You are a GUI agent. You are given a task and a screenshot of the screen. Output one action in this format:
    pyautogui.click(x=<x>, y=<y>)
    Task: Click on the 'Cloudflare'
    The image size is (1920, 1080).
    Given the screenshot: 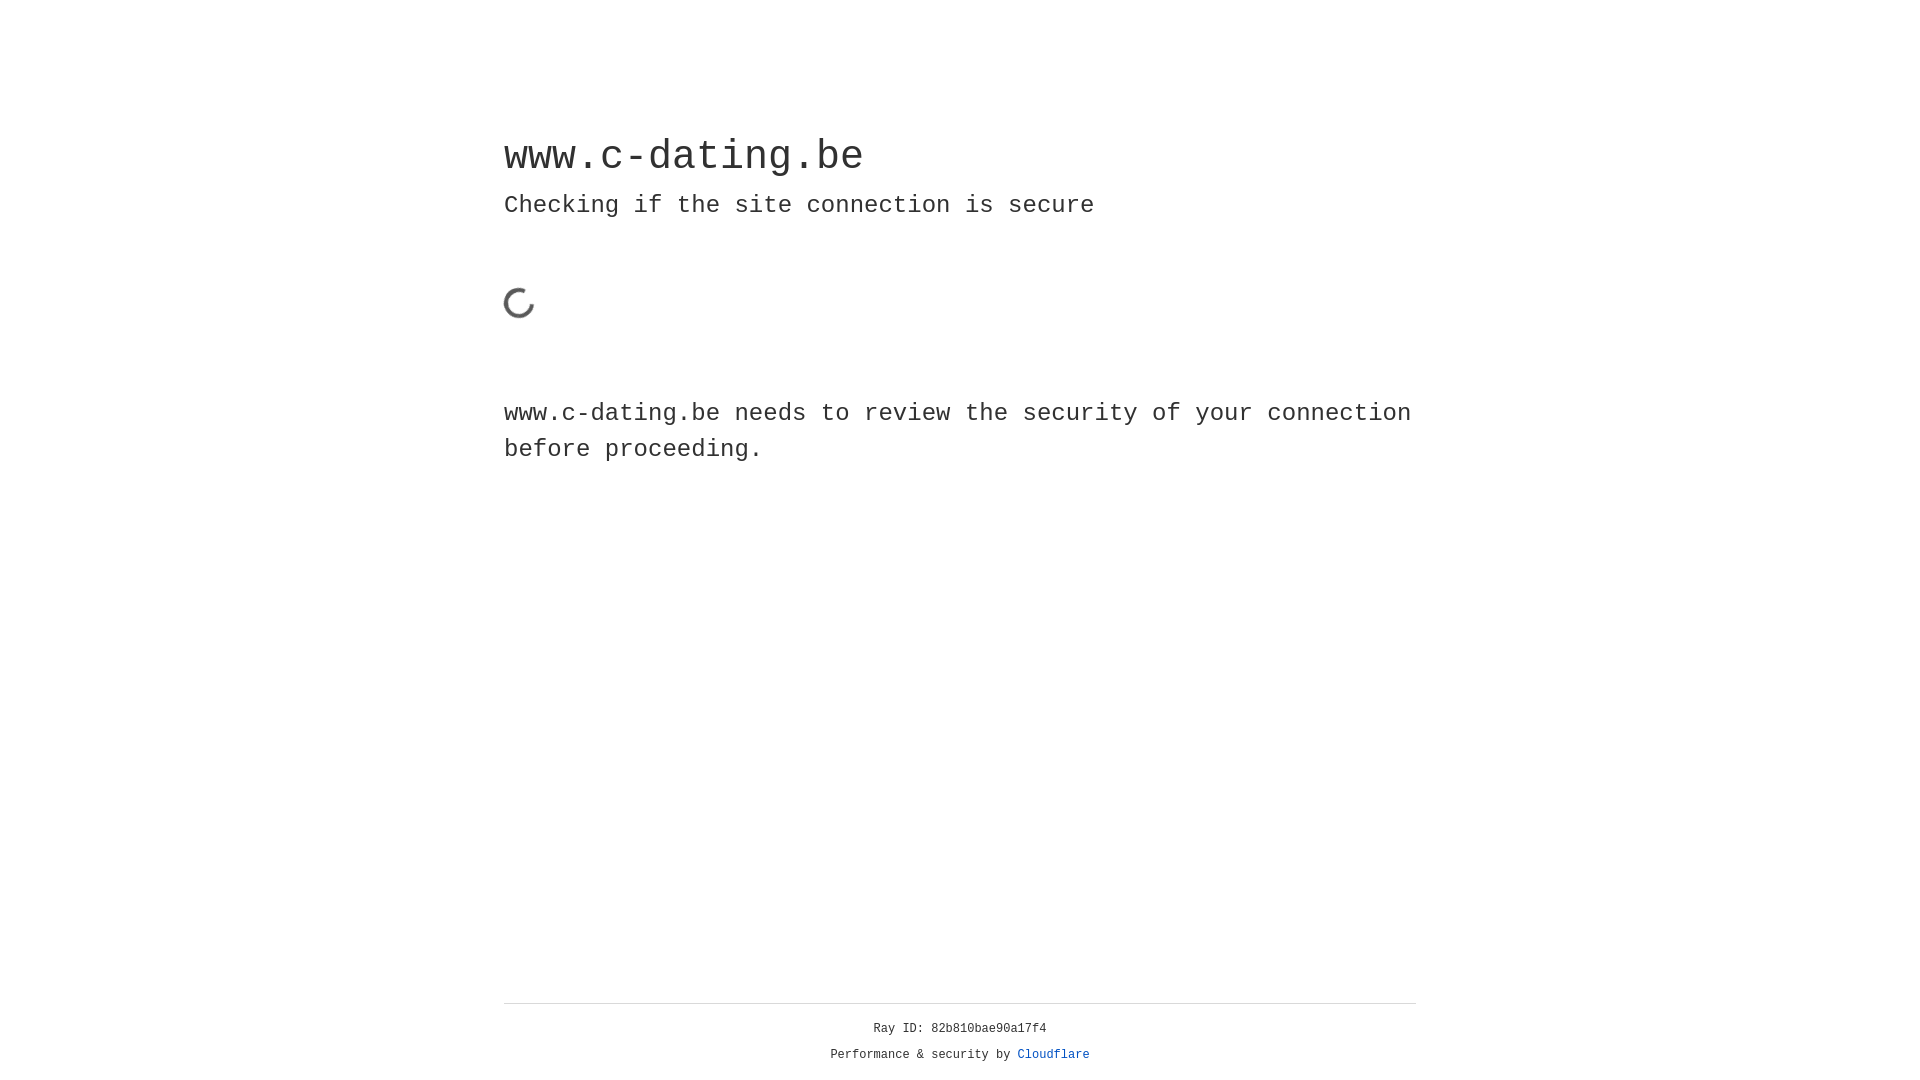 What is the action you would take?
    pyautogui.click(x=1053, y=1054)
    